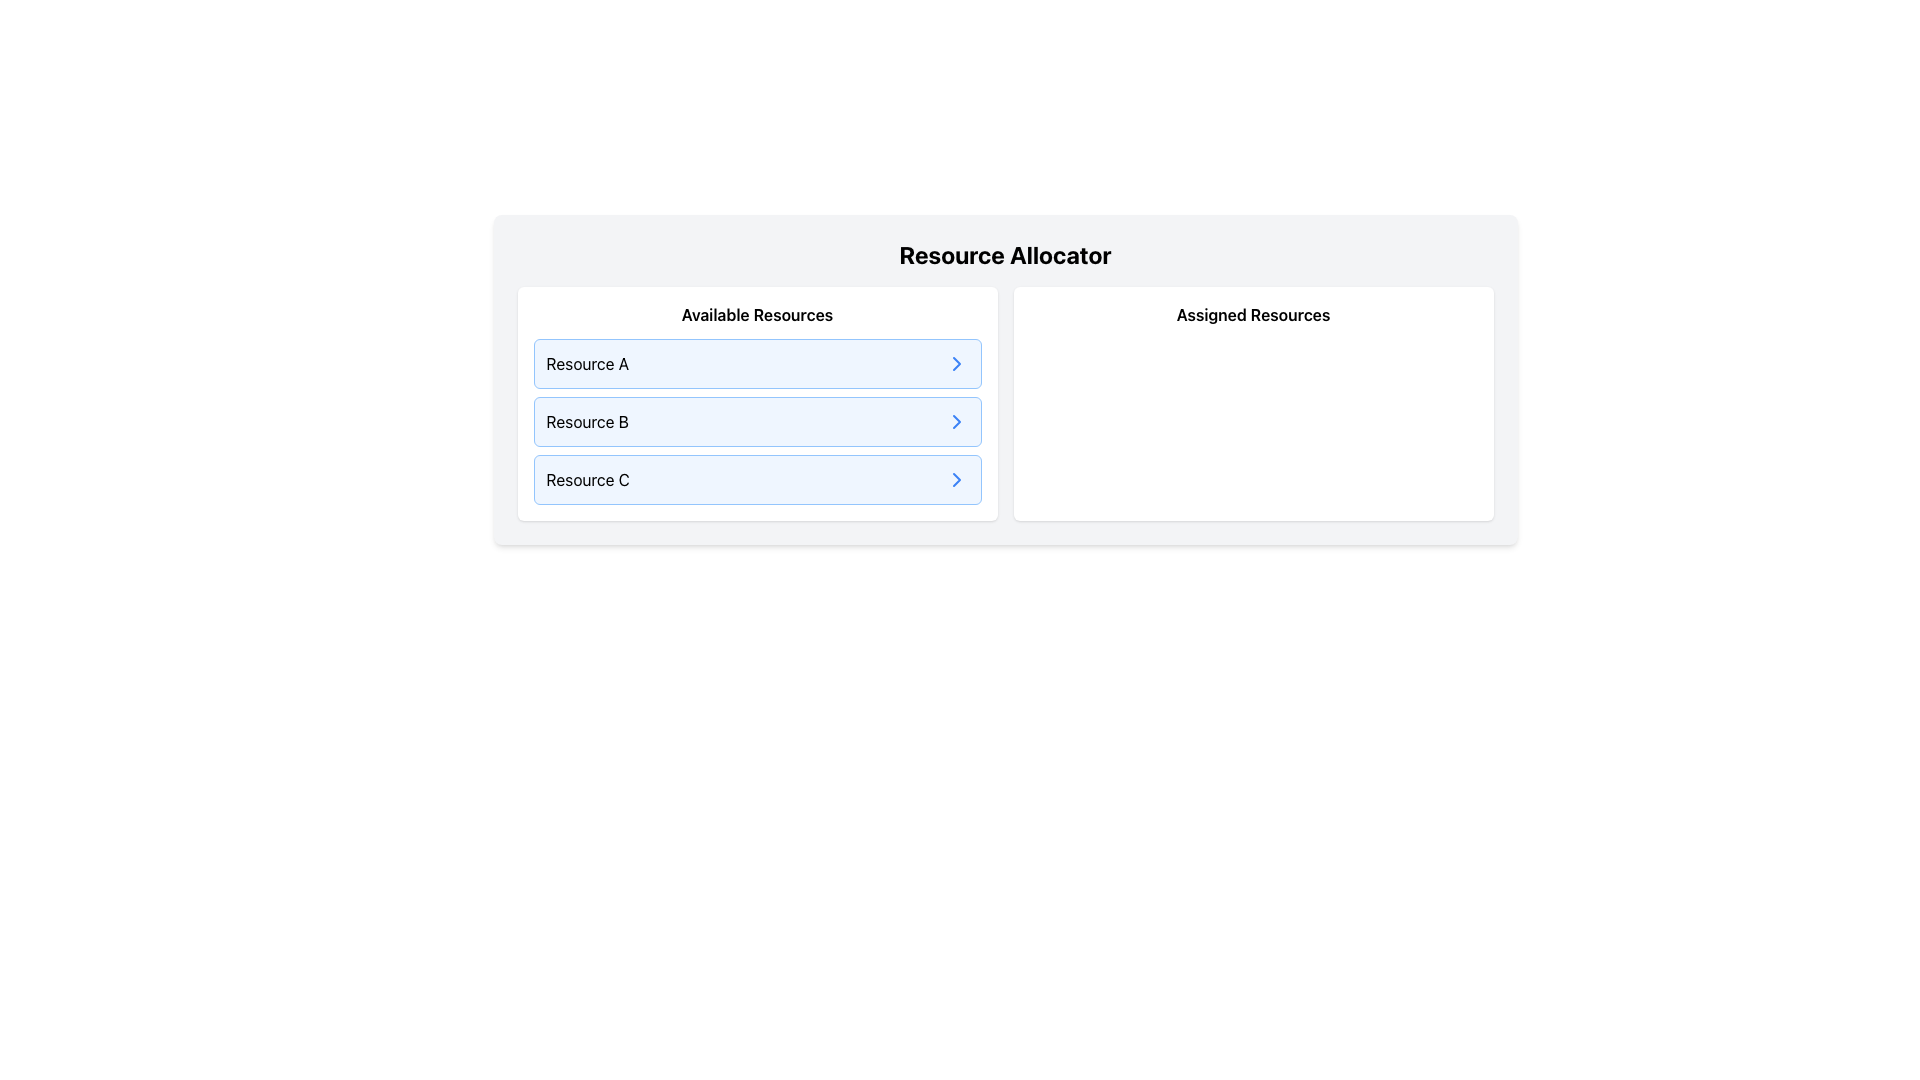  What do you see at coordinates (955, 420) in the screenshot?
I see `the chevron icon at the far right end of the 'Resource B' card within the 'Available Resources' list to observe potential styling changes` at bounding box center [955, 420].